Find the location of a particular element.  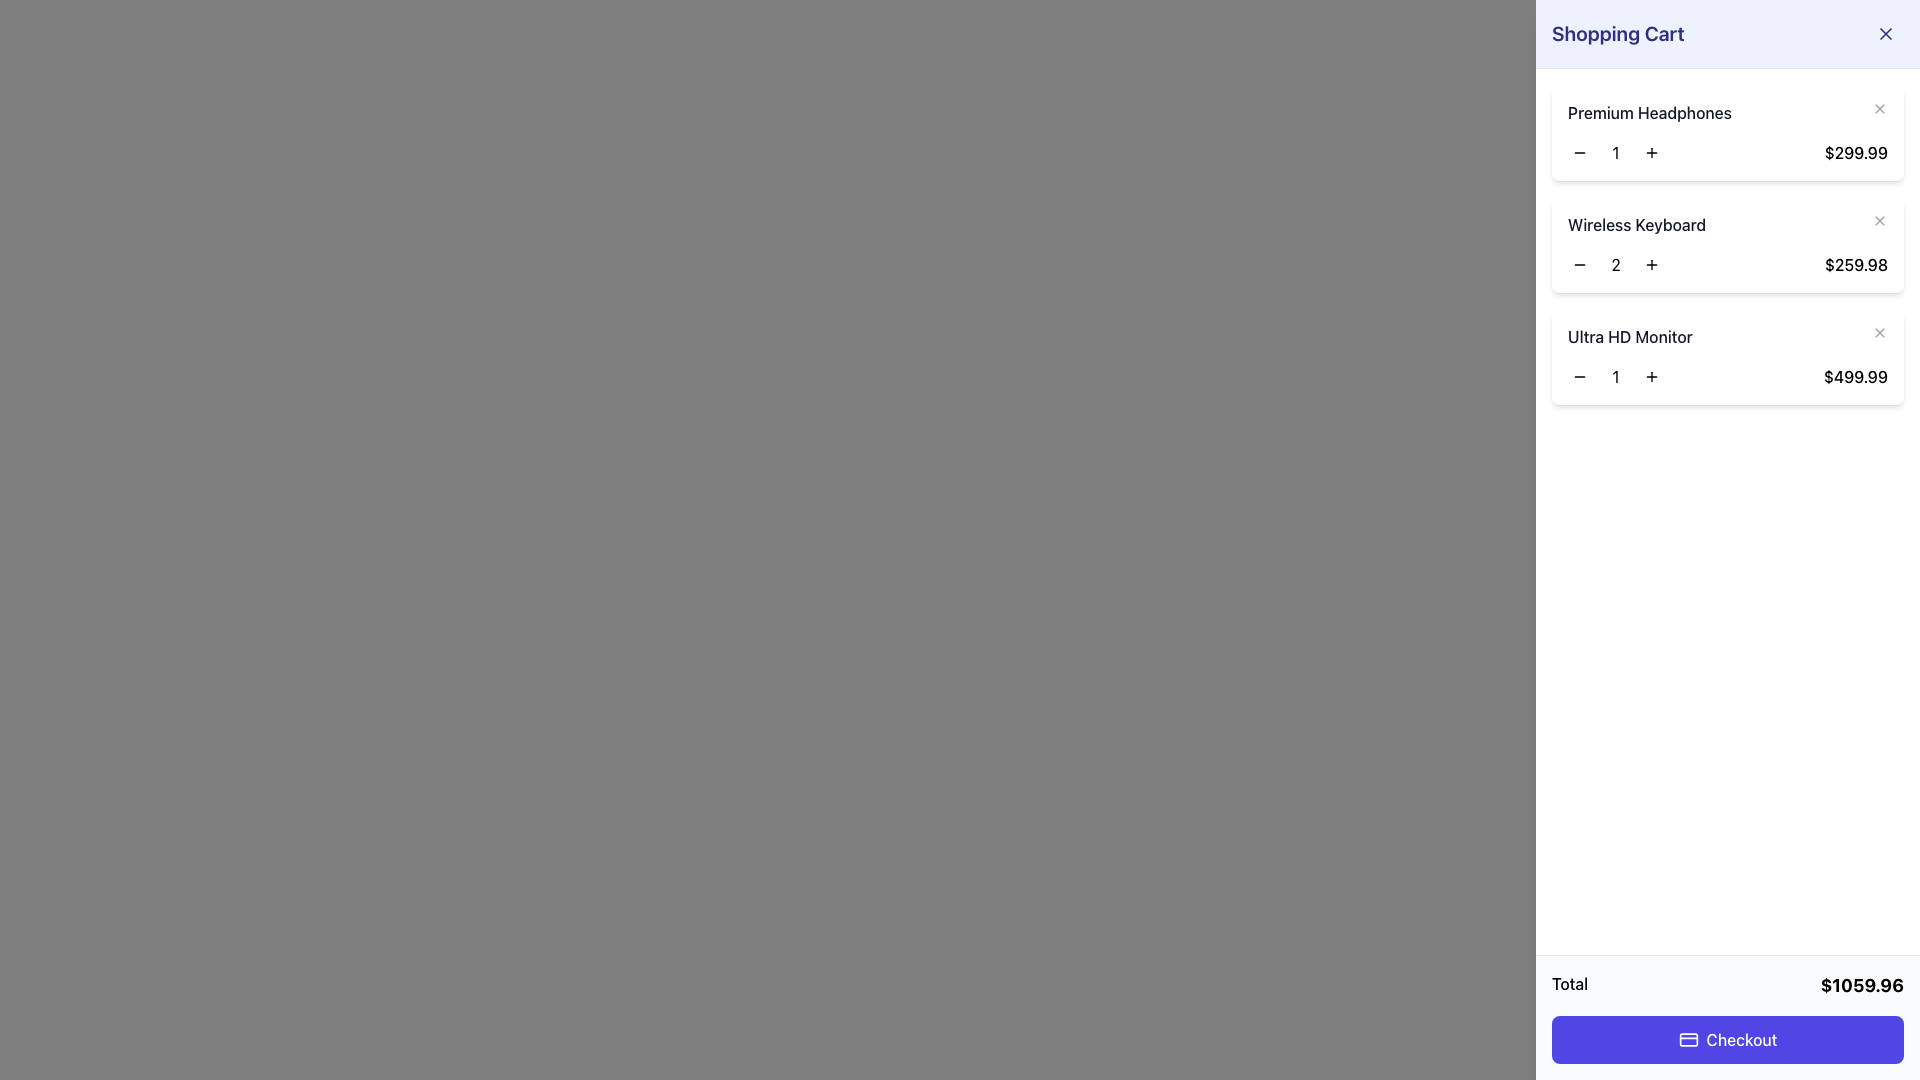

the circular button with a minus symbol ('-') in the 'Wireless Keyboard' product row of the shopping cart is located at coordinates (1578, 264).